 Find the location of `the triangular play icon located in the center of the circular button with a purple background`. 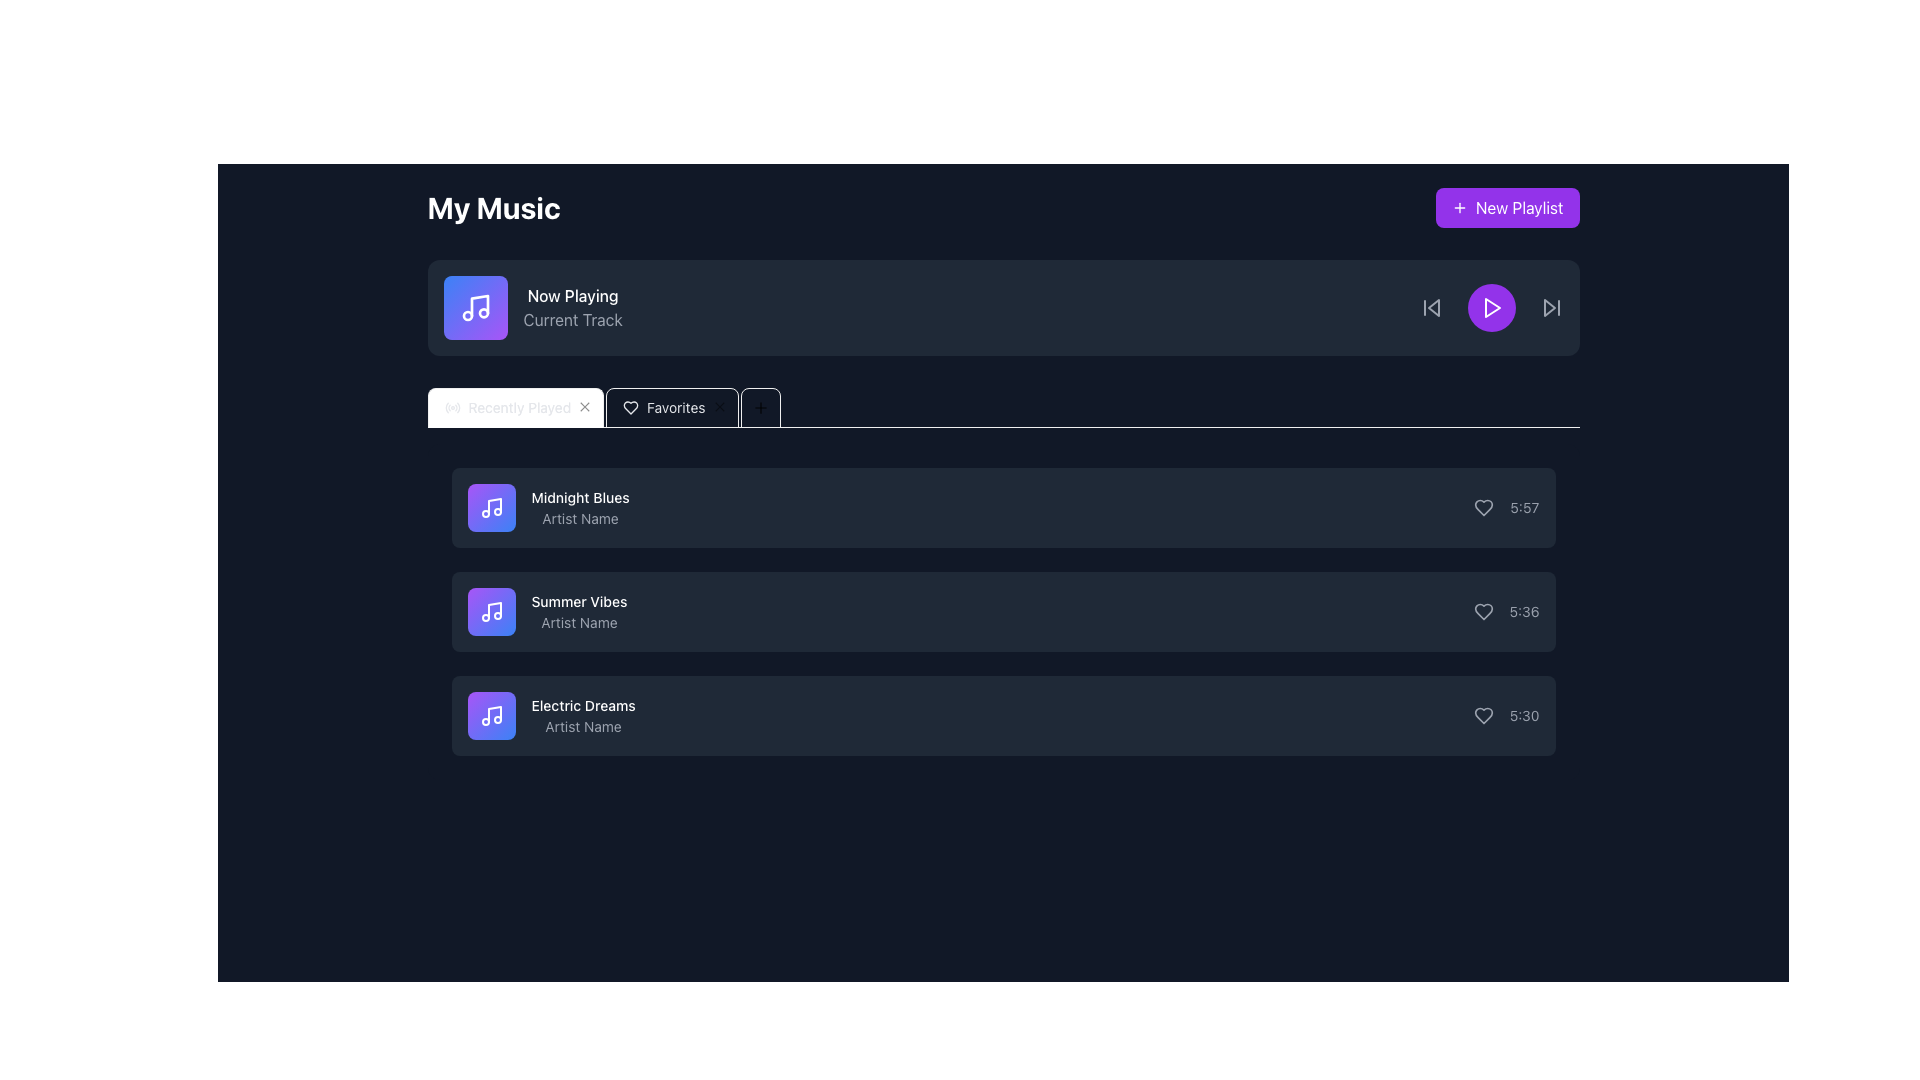

the triangular play icon located in the center of the circular button with a purple background is located at coordinates (1492, 308).